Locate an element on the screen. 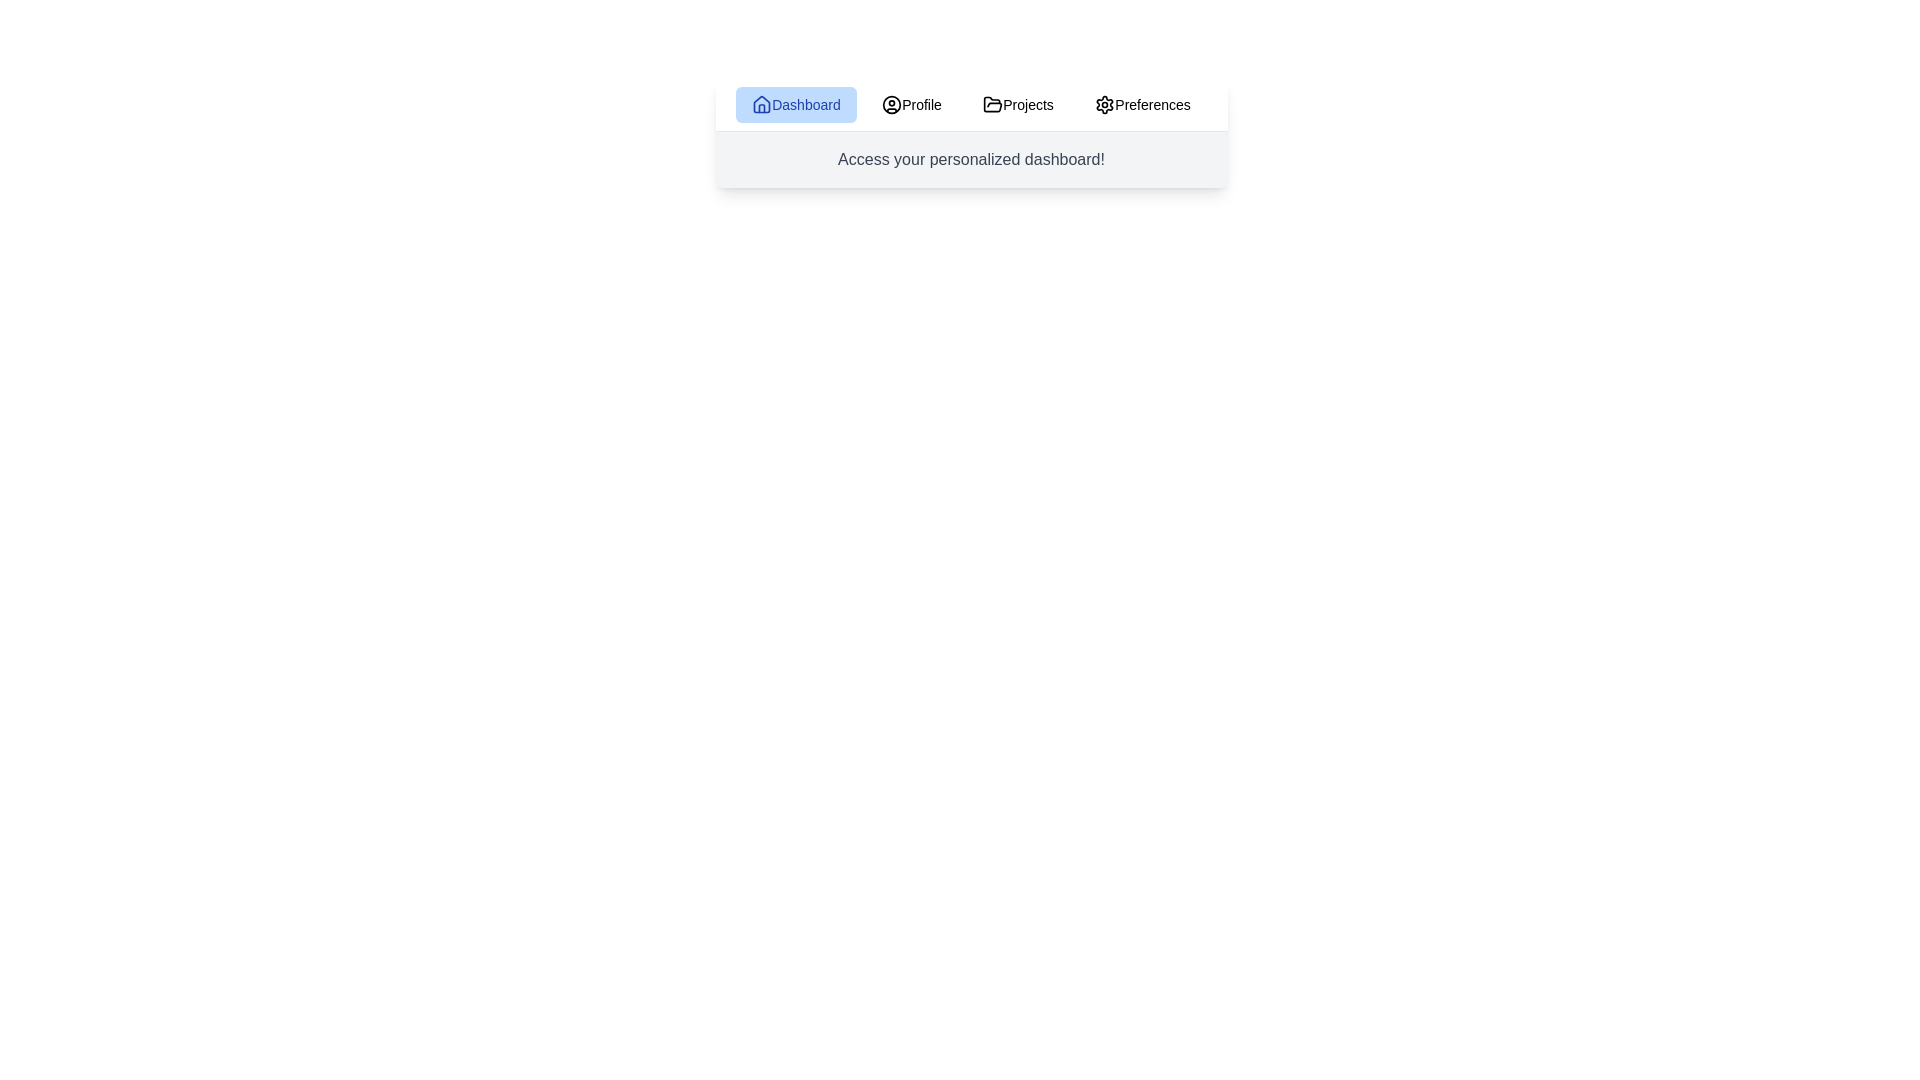 This screenshot has width=1920, height=1080. the tab labeled Projects to view its content is located at coordinates (1018, 104).